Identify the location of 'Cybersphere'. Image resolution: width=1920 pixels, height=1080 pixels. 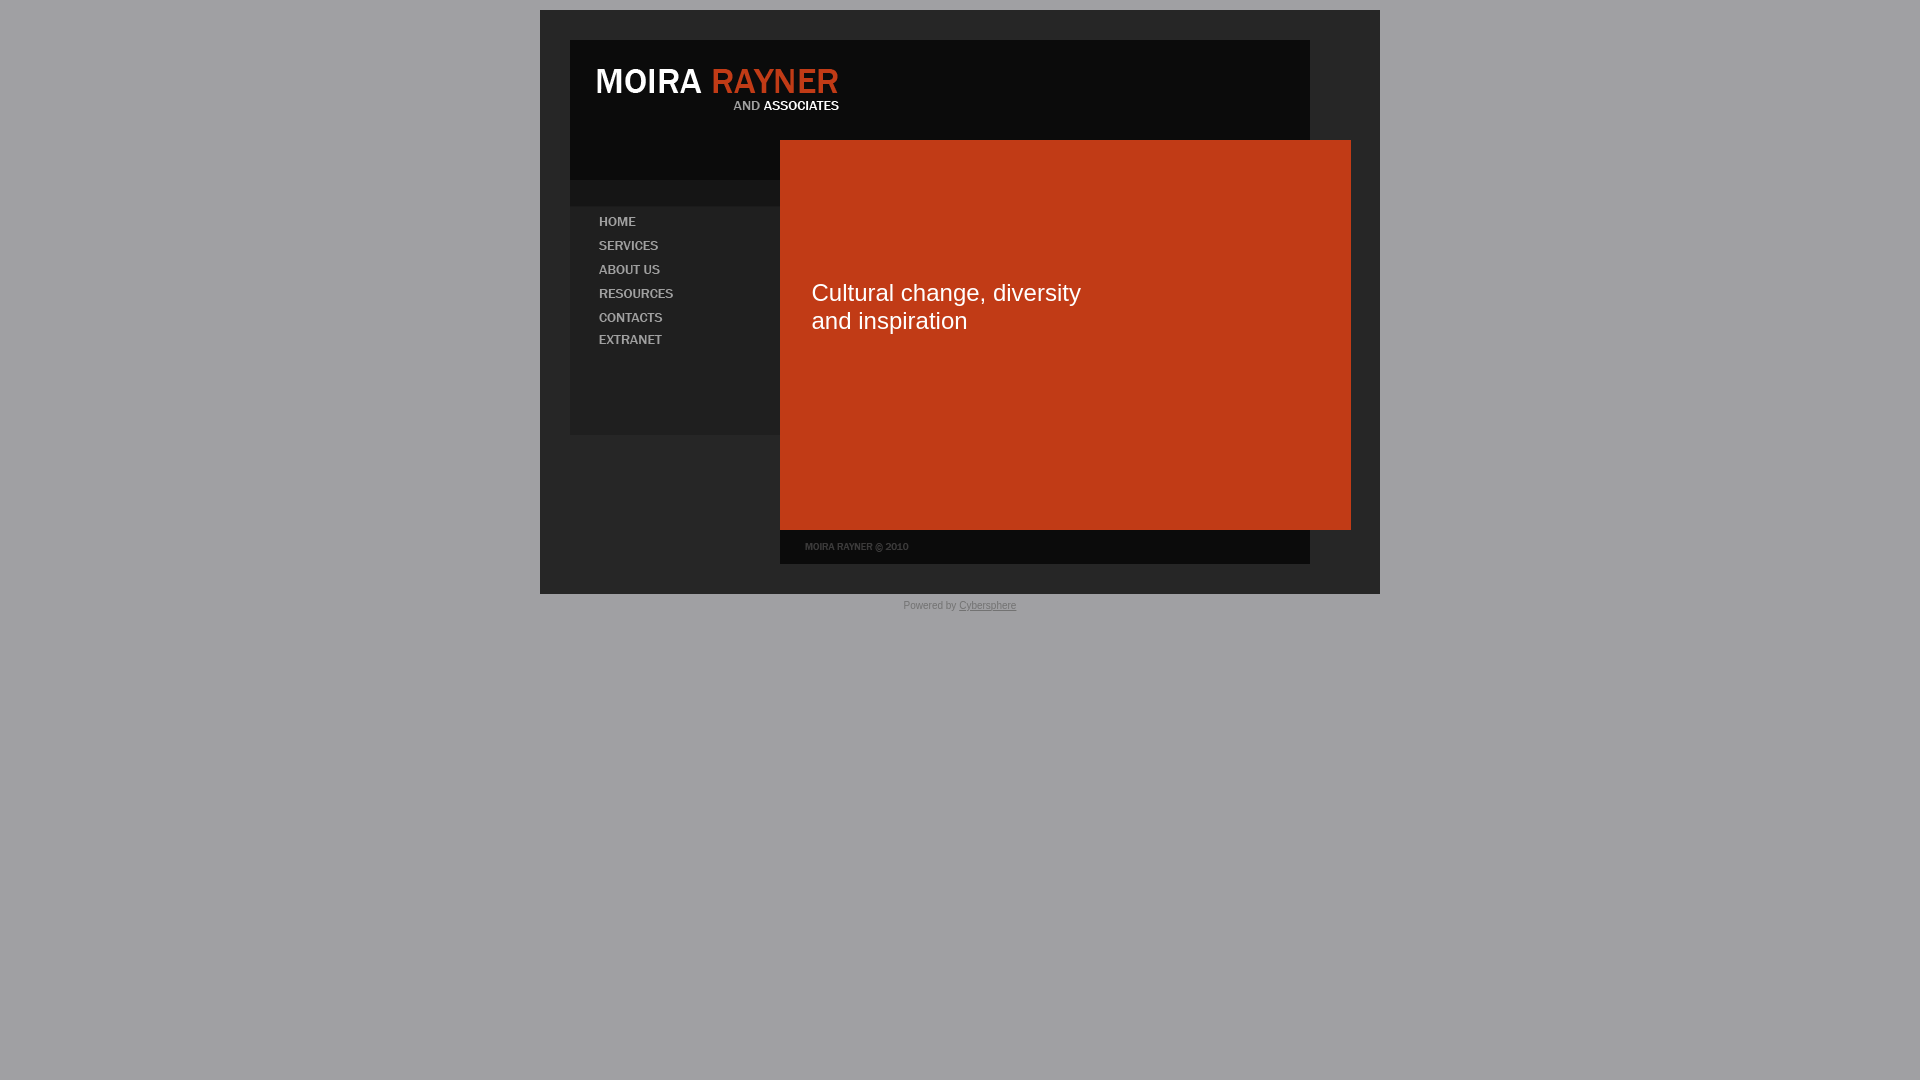
(987, 604).